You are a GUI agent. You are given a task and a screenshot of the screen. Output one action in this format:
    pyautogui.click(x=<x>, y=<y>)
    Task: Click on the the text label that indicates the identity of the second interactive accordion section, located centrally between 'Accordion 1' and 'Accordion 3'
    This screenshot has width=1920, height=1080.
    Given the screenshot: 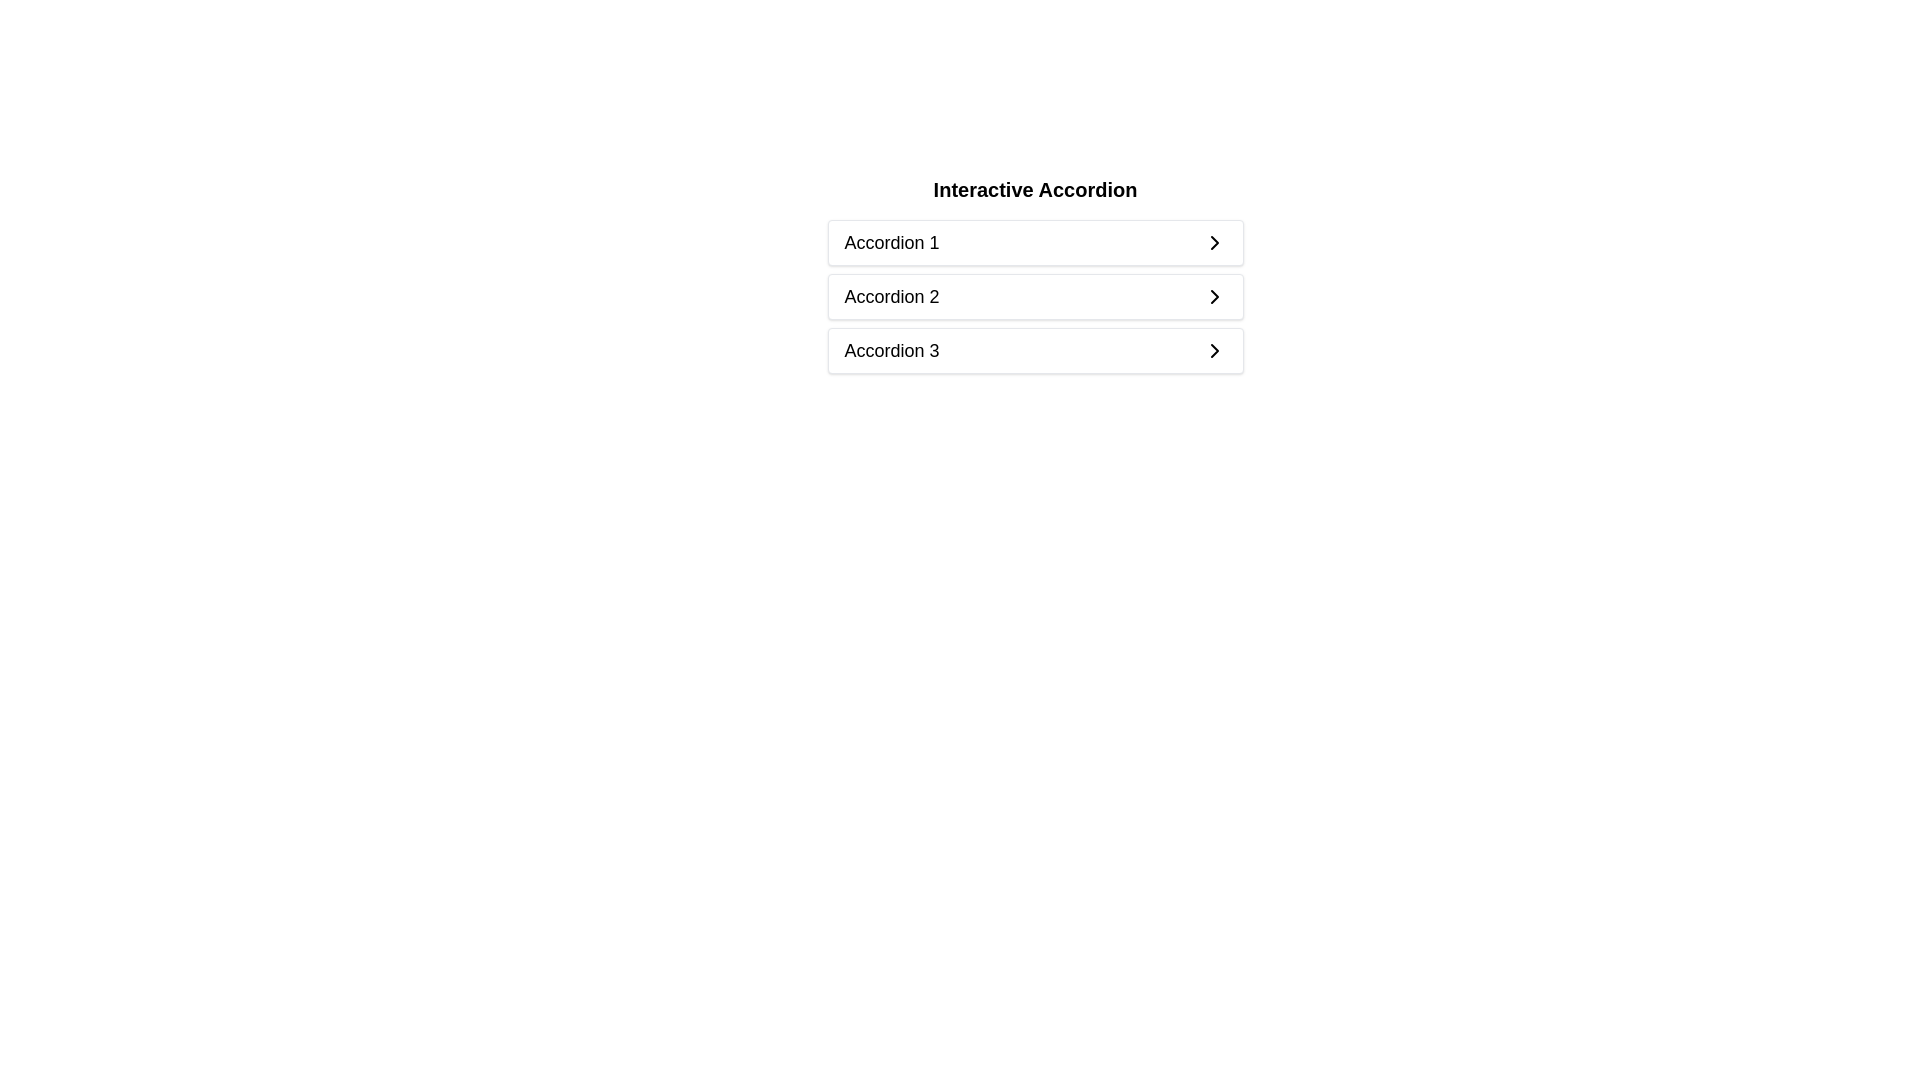 What is the action you would take?
    pyautogui.click(x=891, y=297)
    